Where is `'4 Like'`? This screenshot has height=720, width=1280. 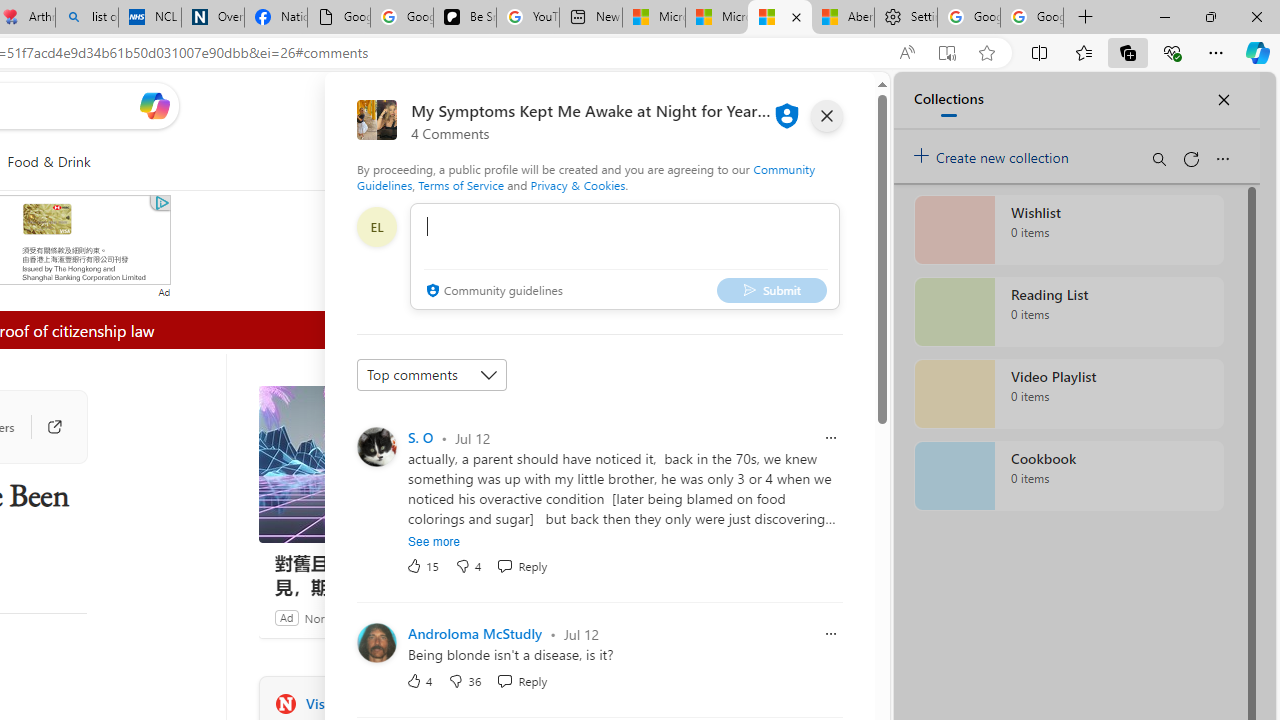 '4 Like' is located at coordinates (418, 679).